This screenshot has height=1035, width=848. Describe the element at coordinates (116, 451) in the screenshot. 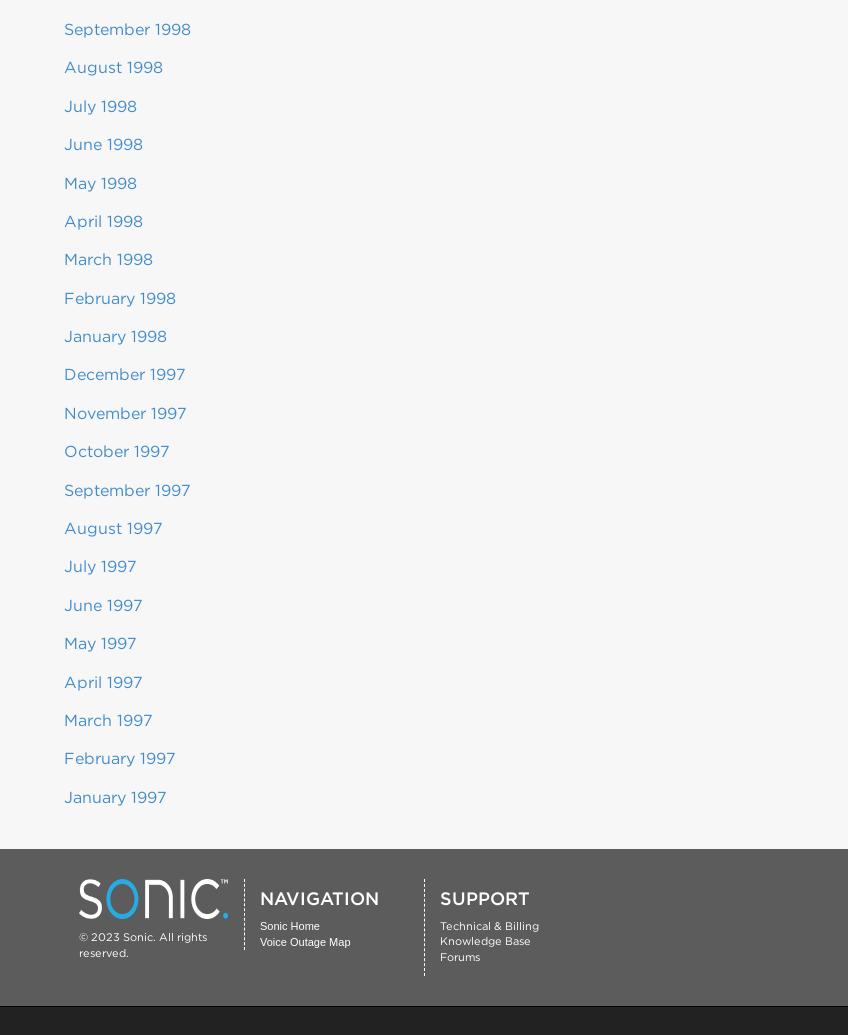

I see `'October 1997'` at that location.